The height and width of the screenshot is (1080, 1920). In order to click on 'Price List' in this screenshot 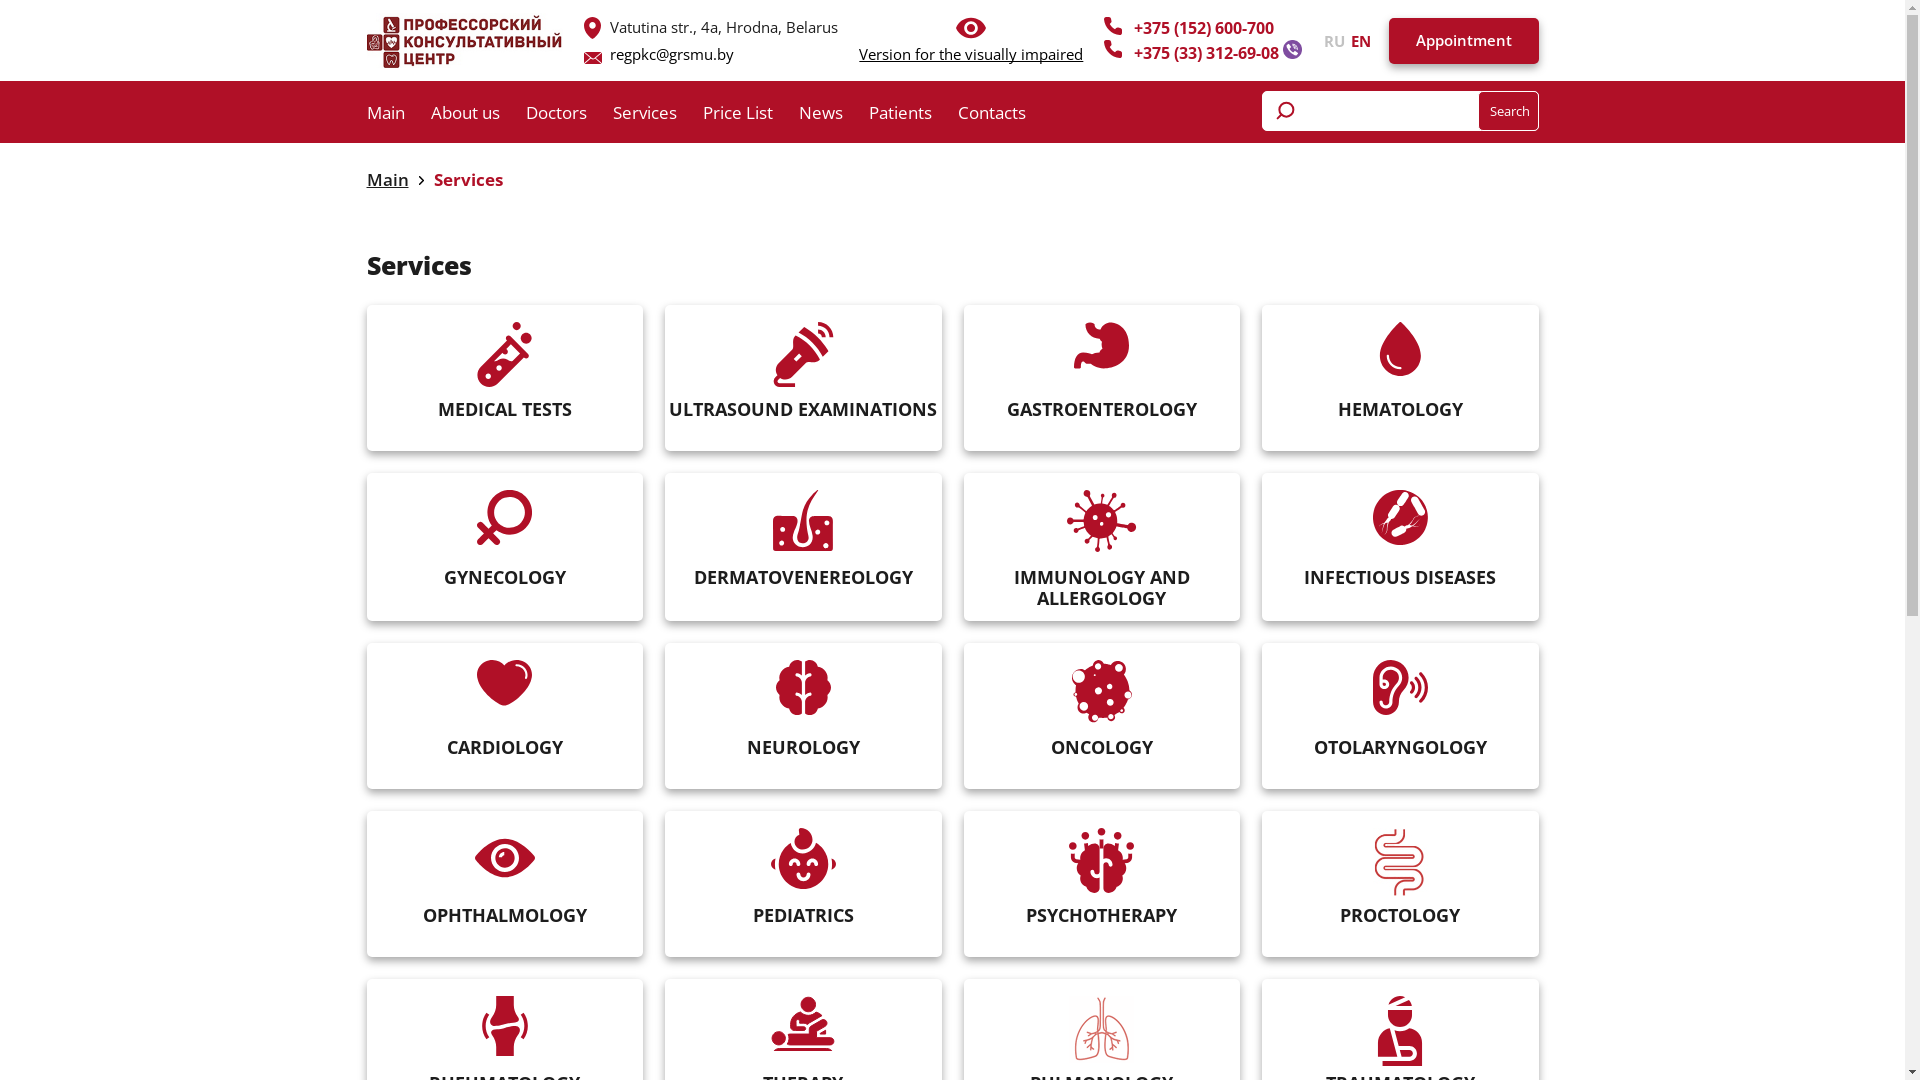, I will do `click(748, 116)`.